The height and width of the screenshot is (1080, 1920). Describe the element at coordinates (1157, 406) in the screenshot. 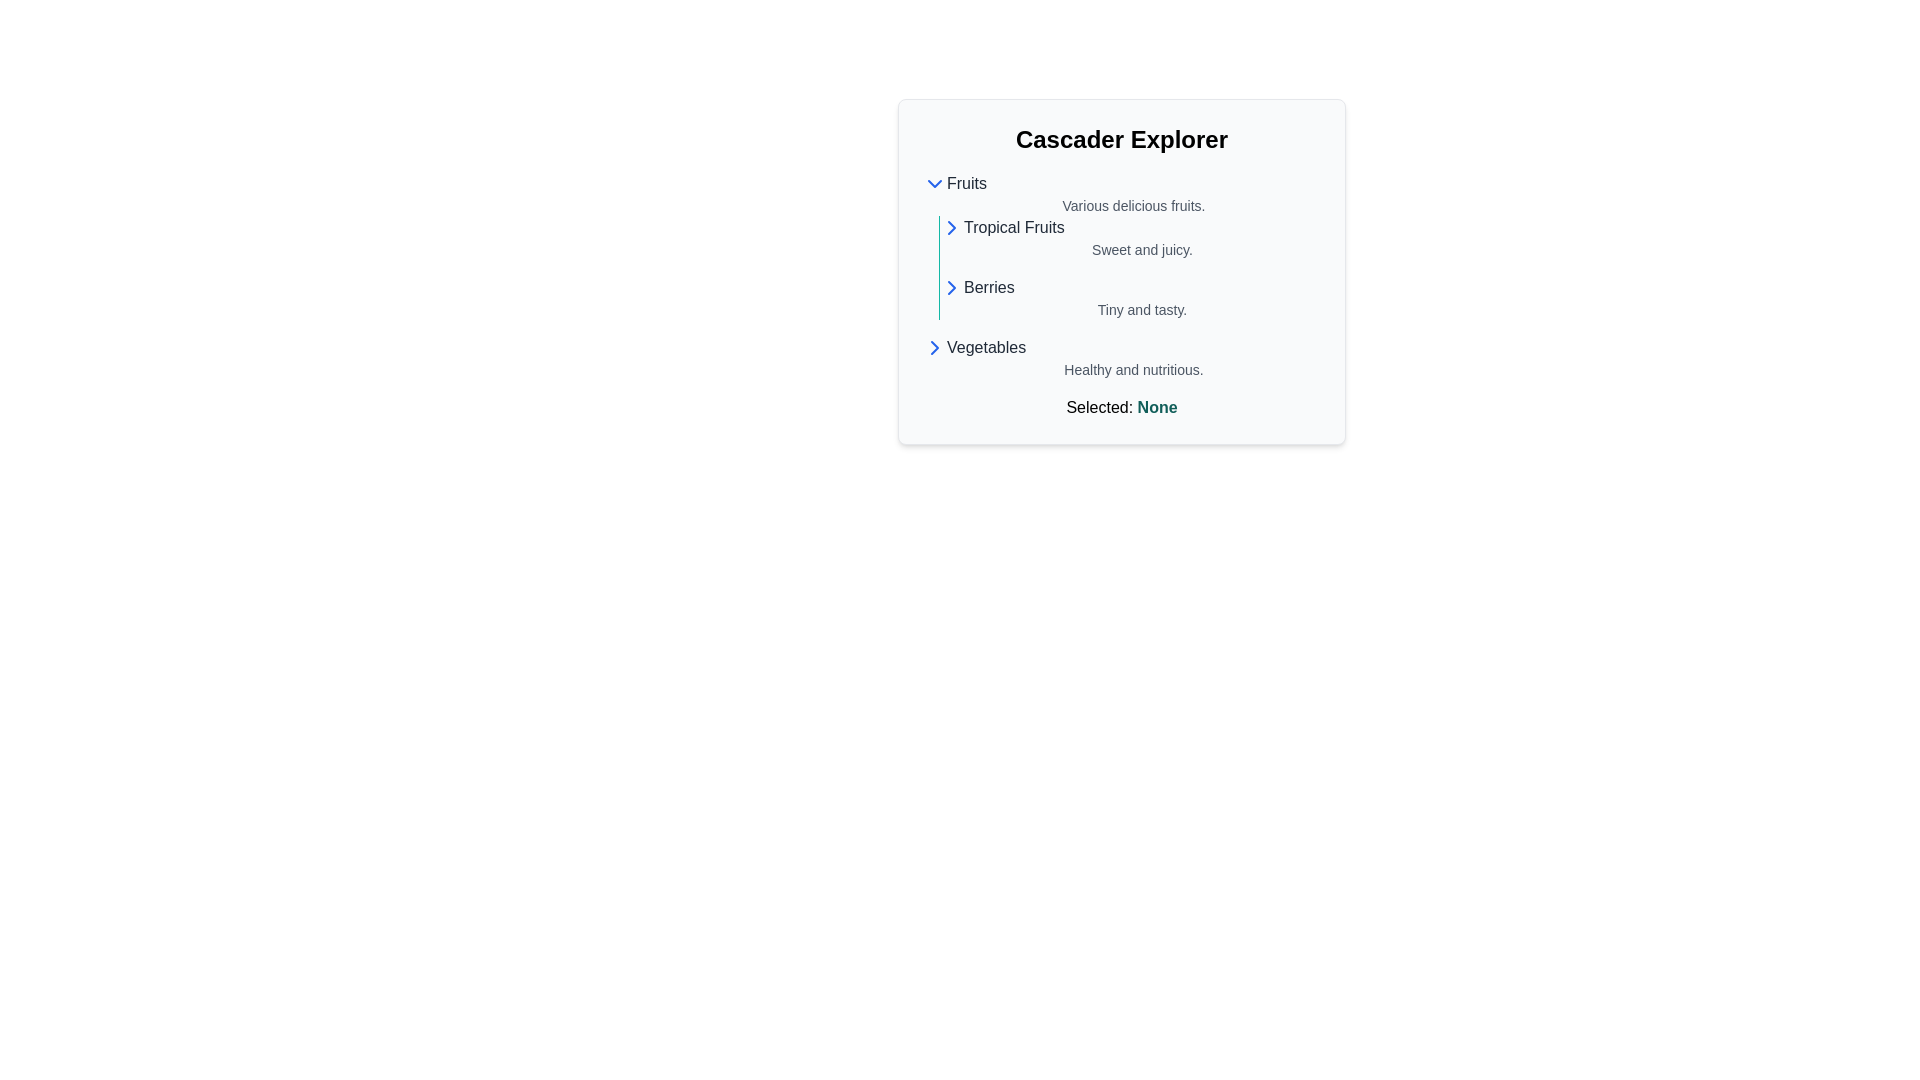

I see `the bold teal text label displaying 'None', which is located in the 'Selected: None' section at the bottom of the main content box` at that location.